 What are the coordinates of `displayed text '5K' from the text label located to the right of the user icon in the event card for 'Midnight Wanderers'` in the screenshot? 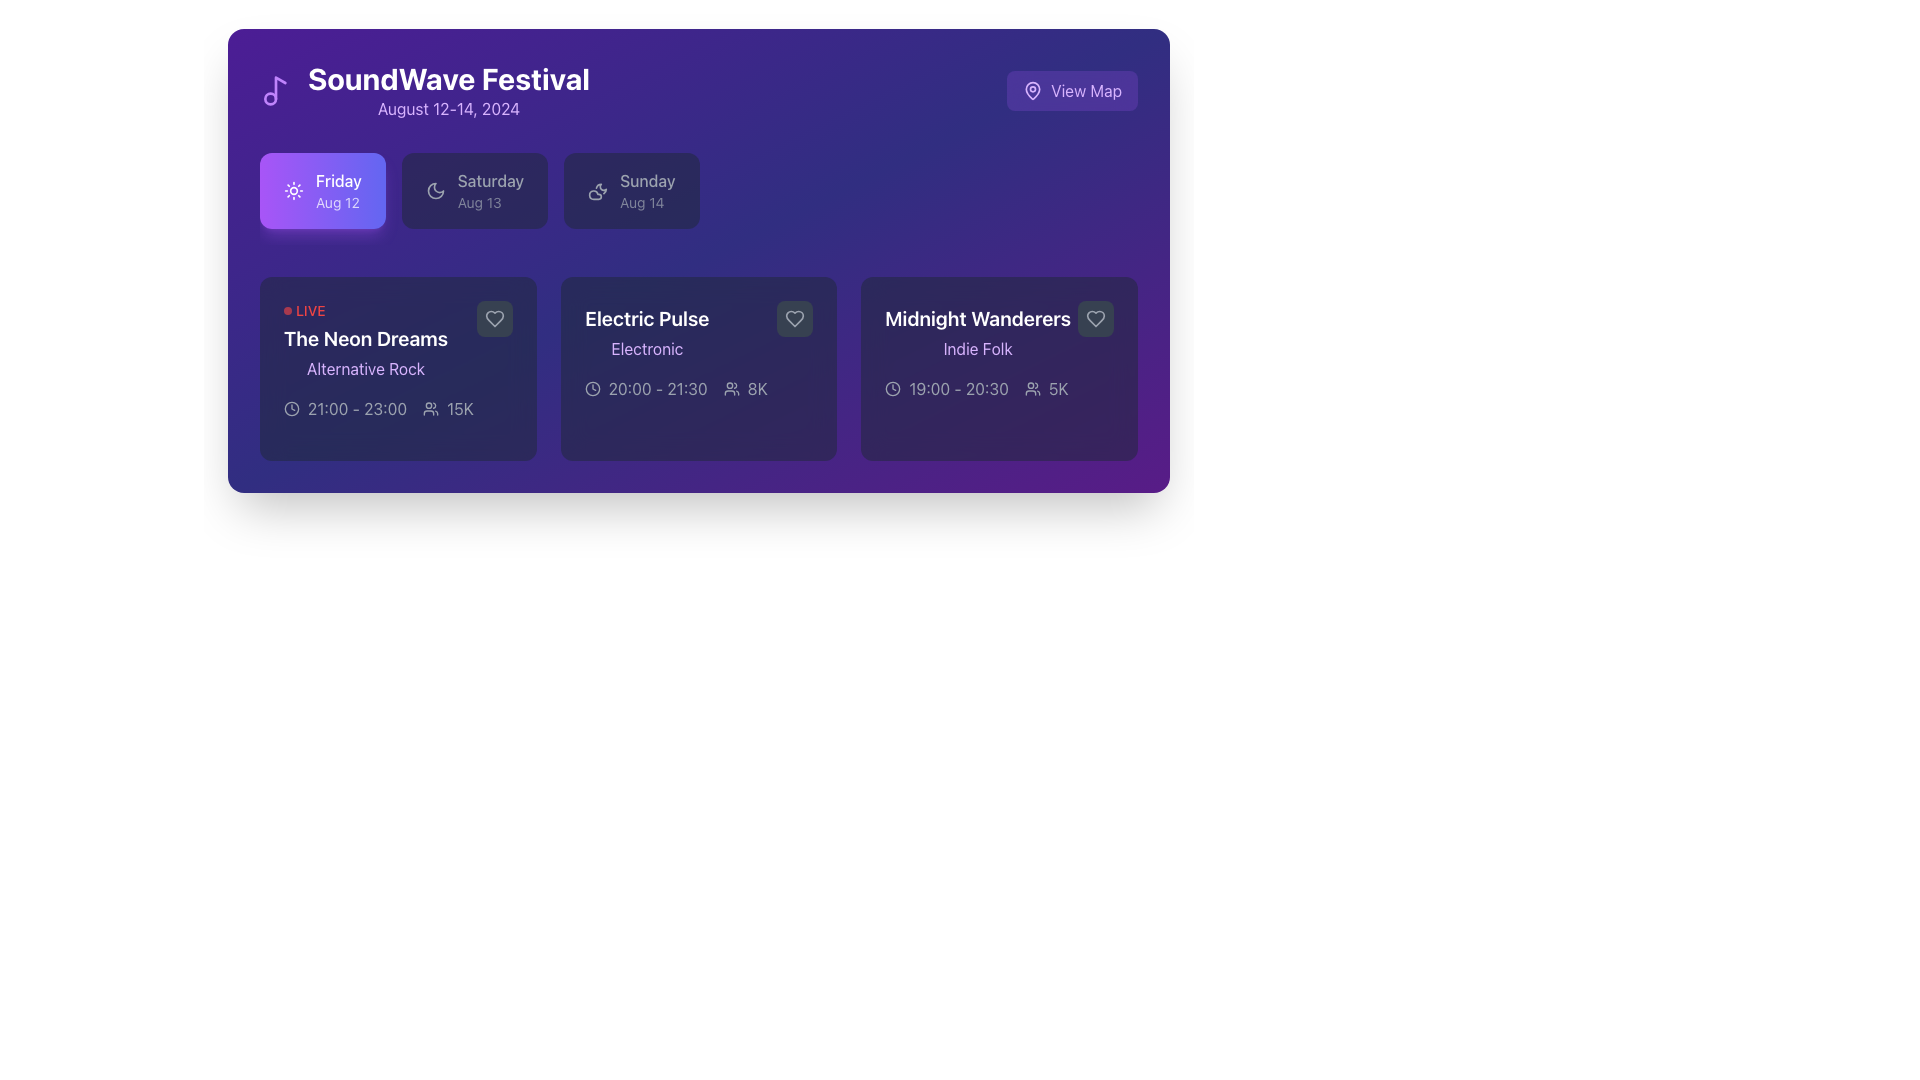 It's located at (1057, 389).